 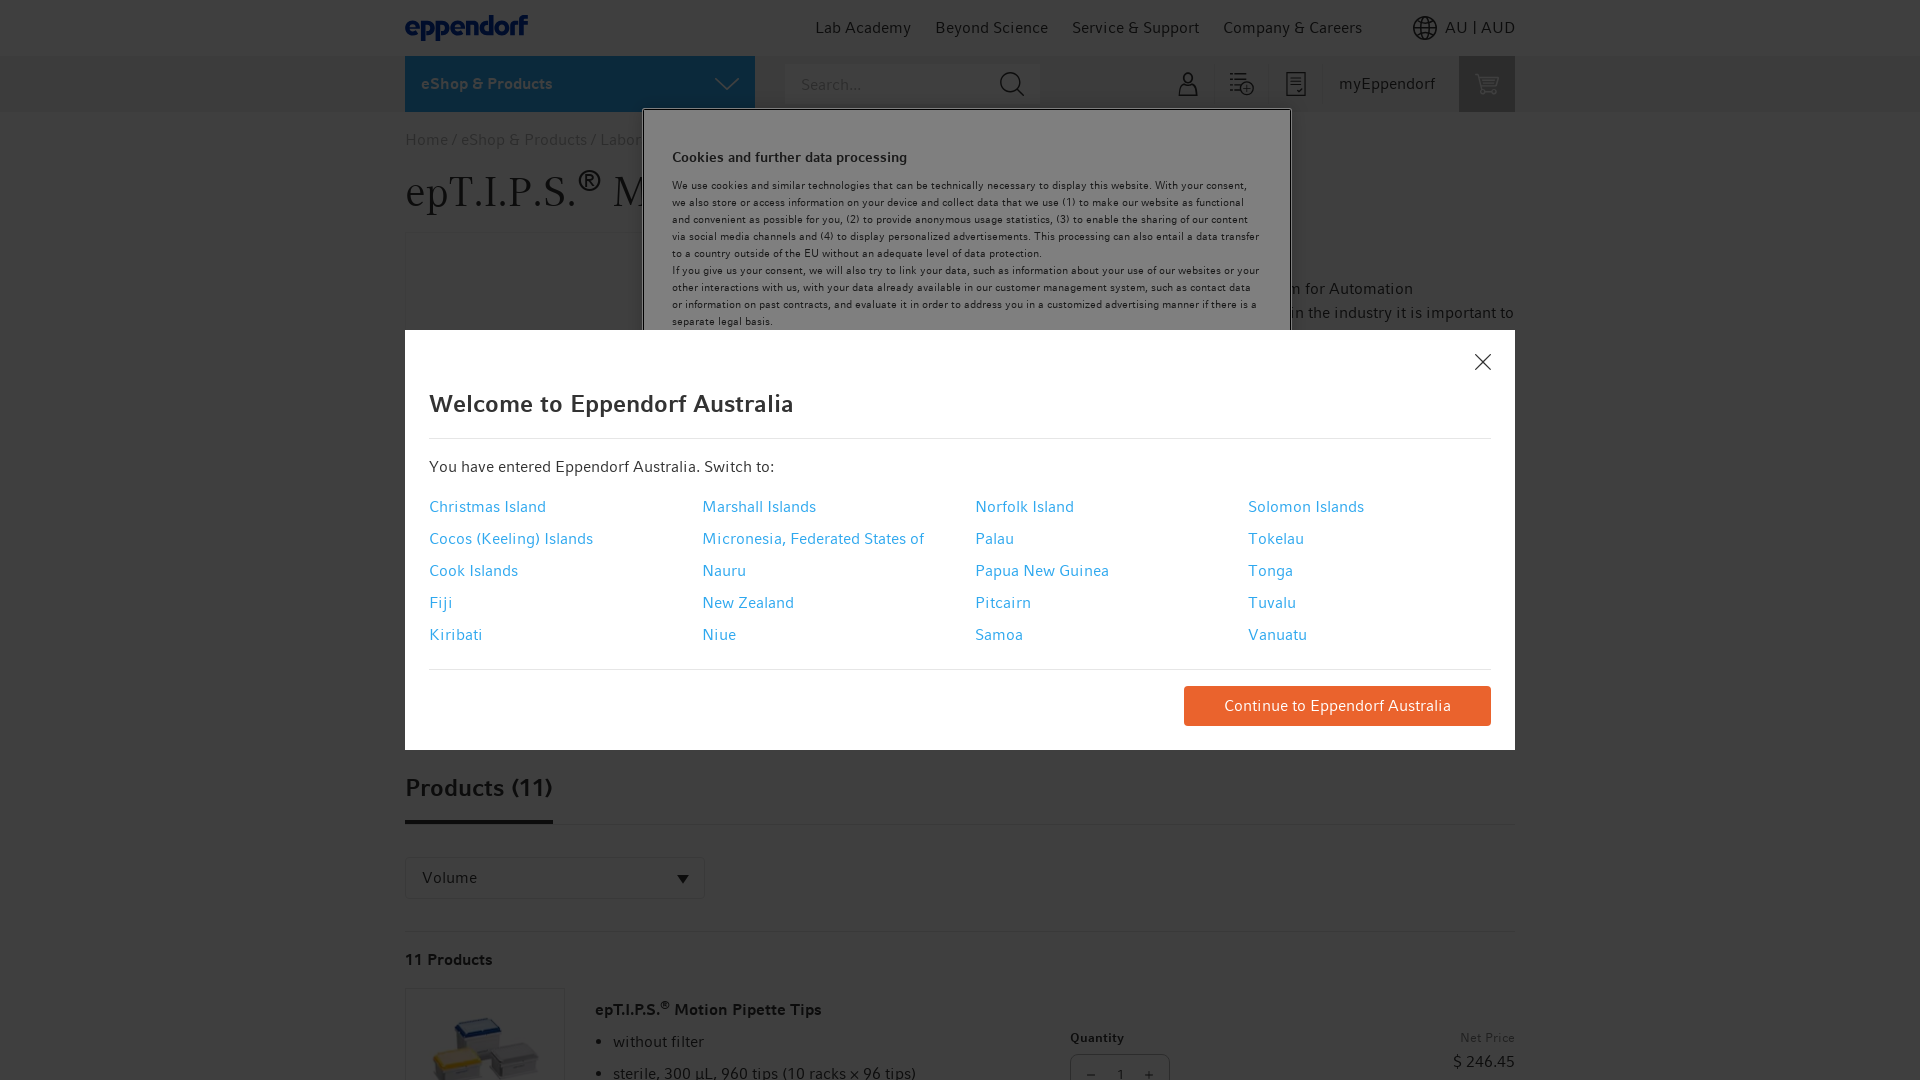 I want to click on 'Home', so click(x=425, y=138).